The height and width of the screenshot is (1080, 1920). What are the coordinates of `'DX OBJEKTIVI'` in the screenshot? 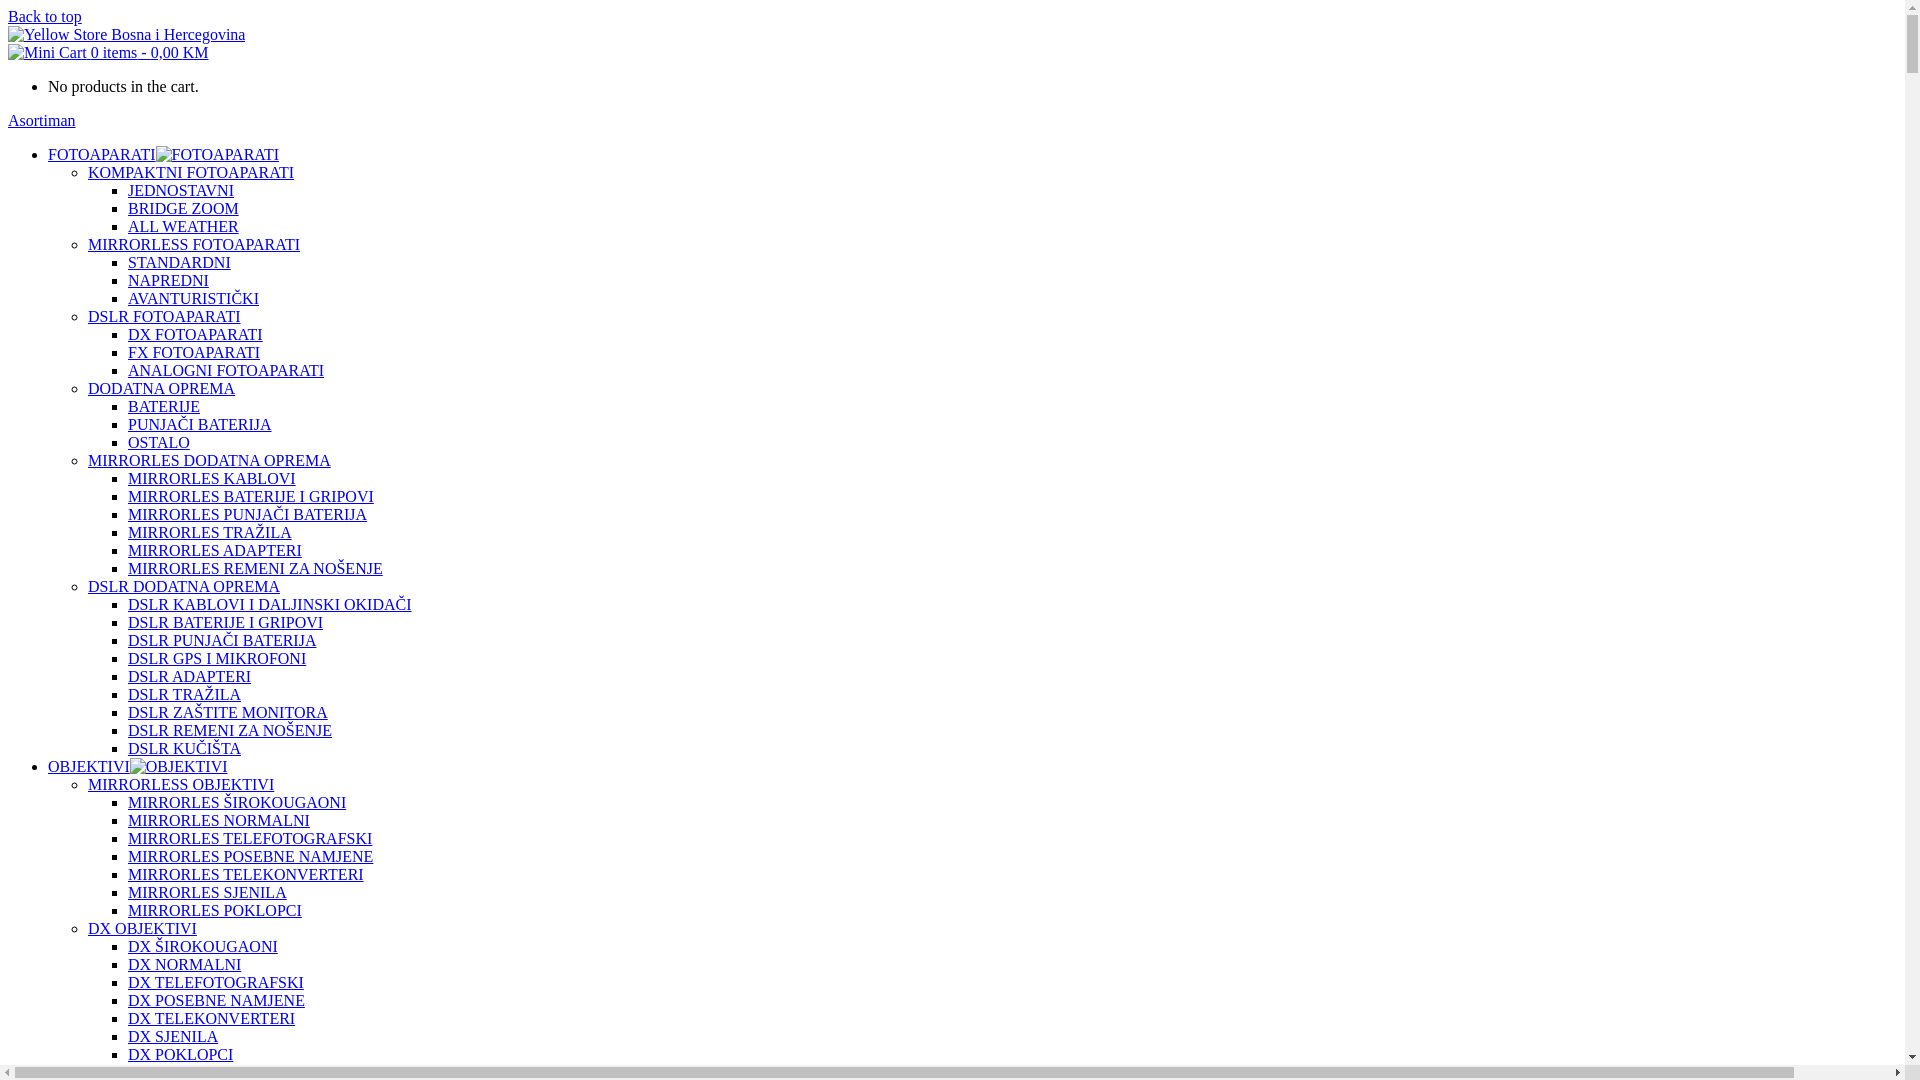 It's located at (141, 928).